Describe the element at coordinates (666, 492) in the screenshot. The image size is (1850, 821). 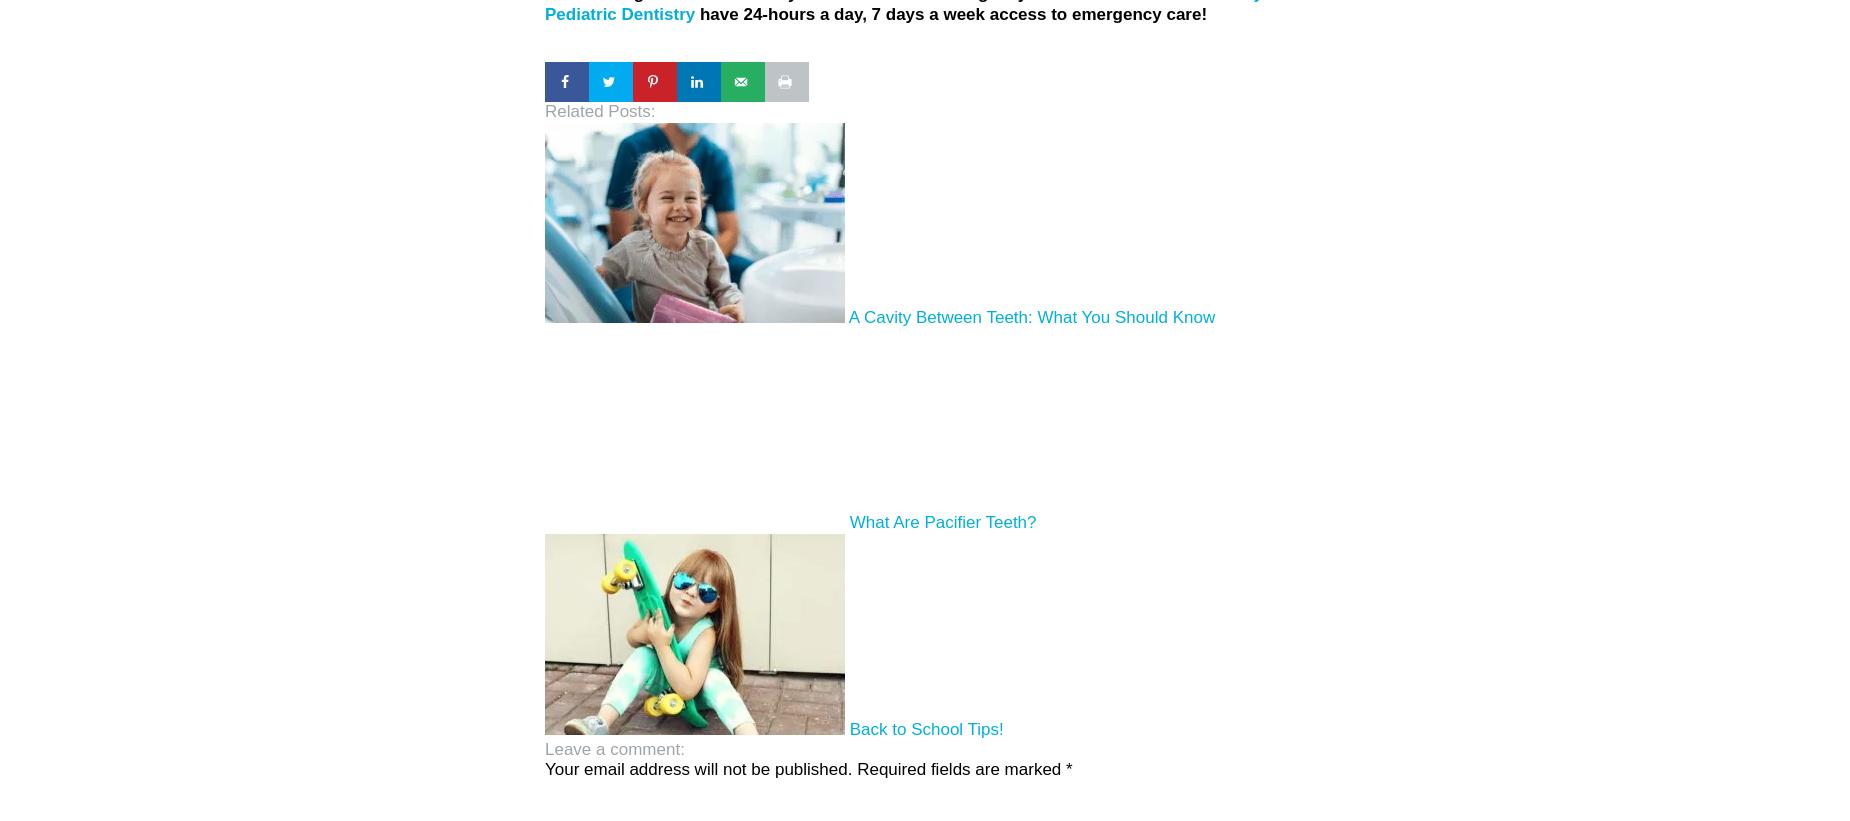
I see `'A Cavity Between Teeth: What You Should Know'` at that location.